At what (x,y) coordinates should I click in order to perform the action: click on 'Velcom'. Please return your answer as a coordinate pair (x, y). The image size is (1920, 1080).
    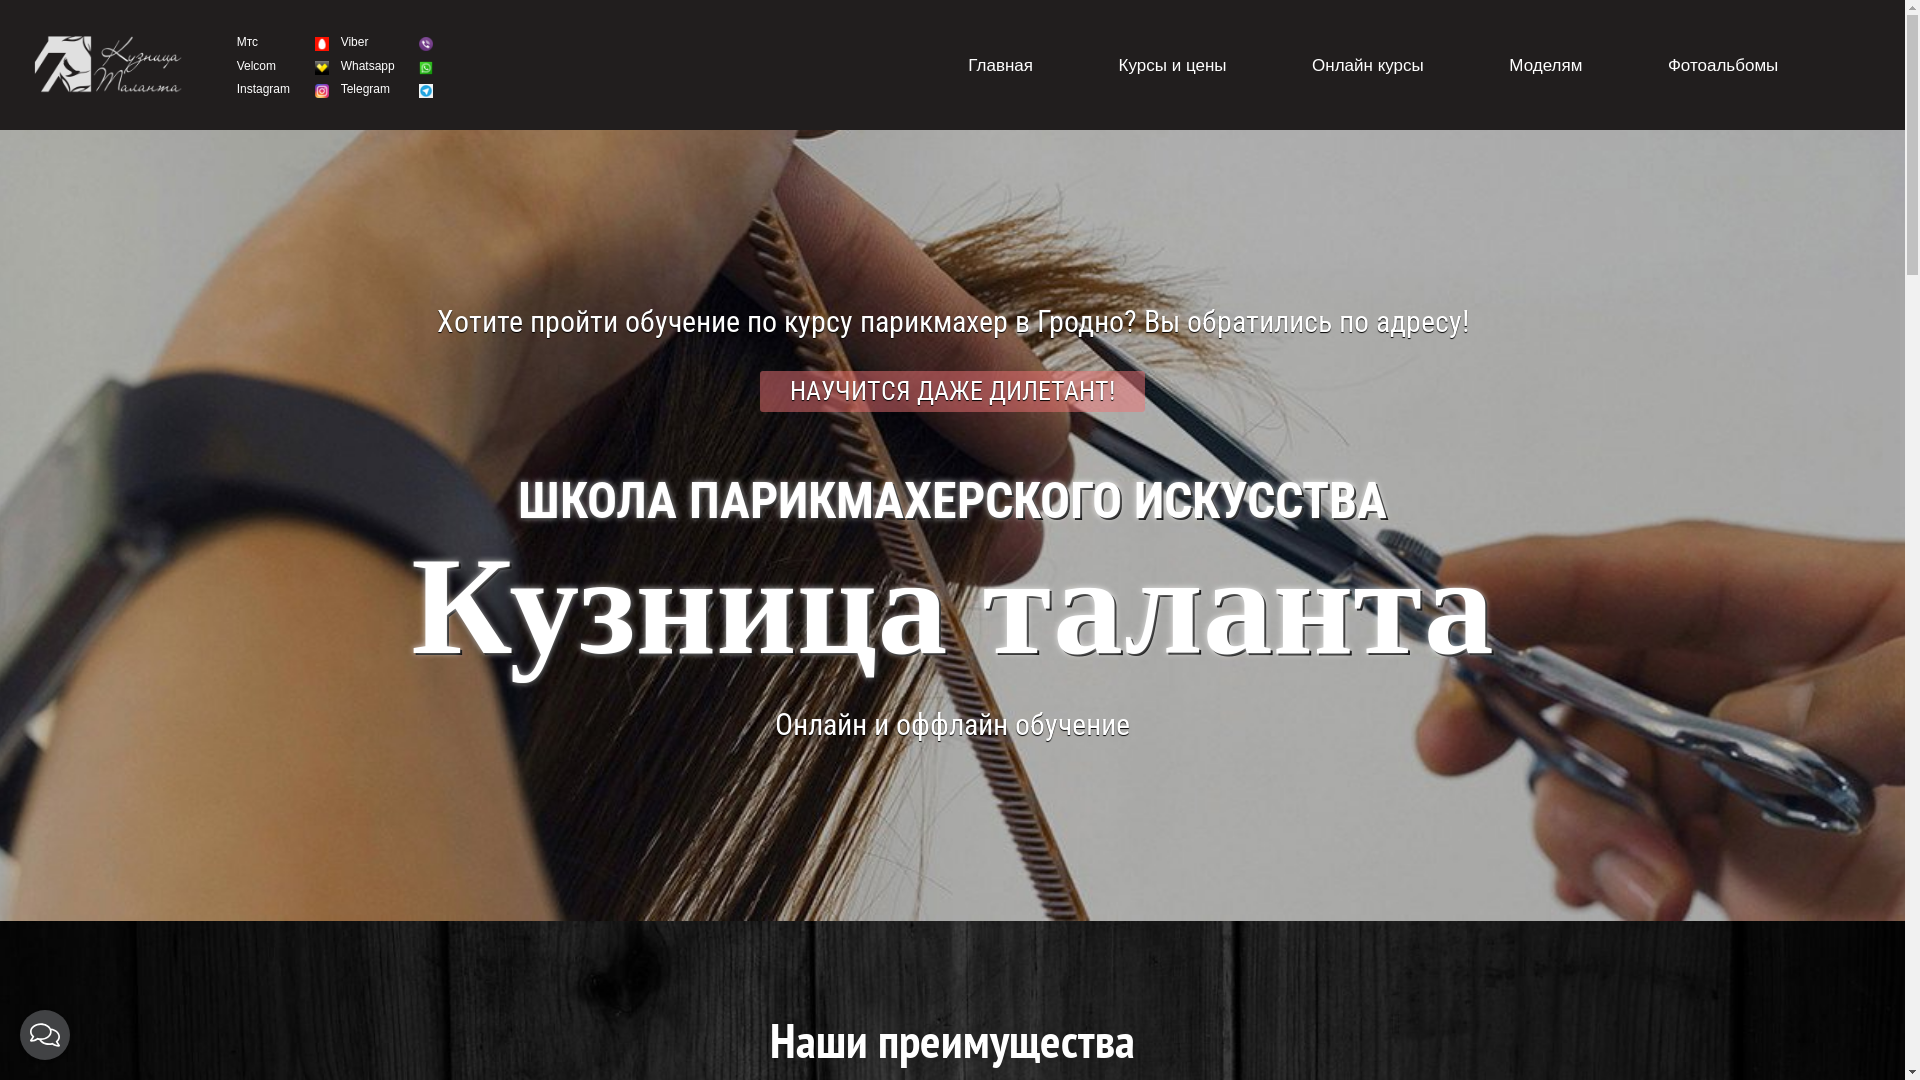
    Looking at the image, I should click on (255, 64).